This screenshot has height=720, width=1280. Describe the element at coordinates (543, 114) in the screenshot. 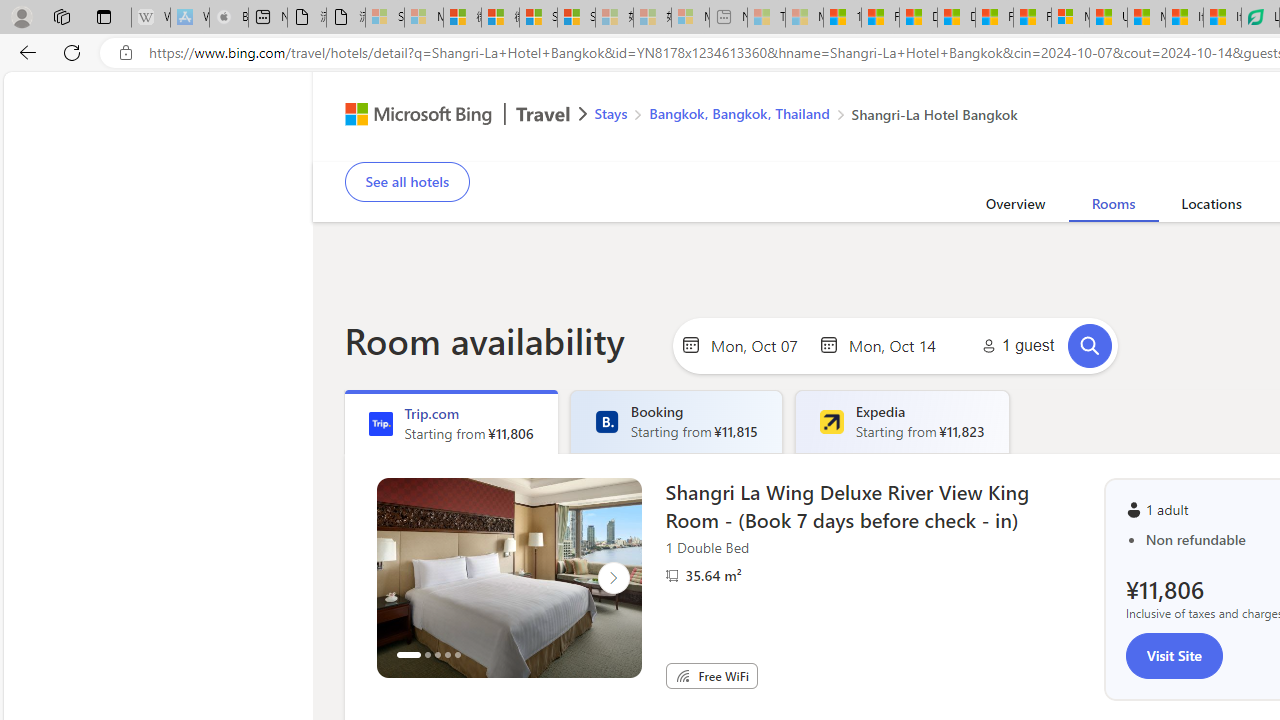

I see `'Class: msft-travel-logo'` at that location.